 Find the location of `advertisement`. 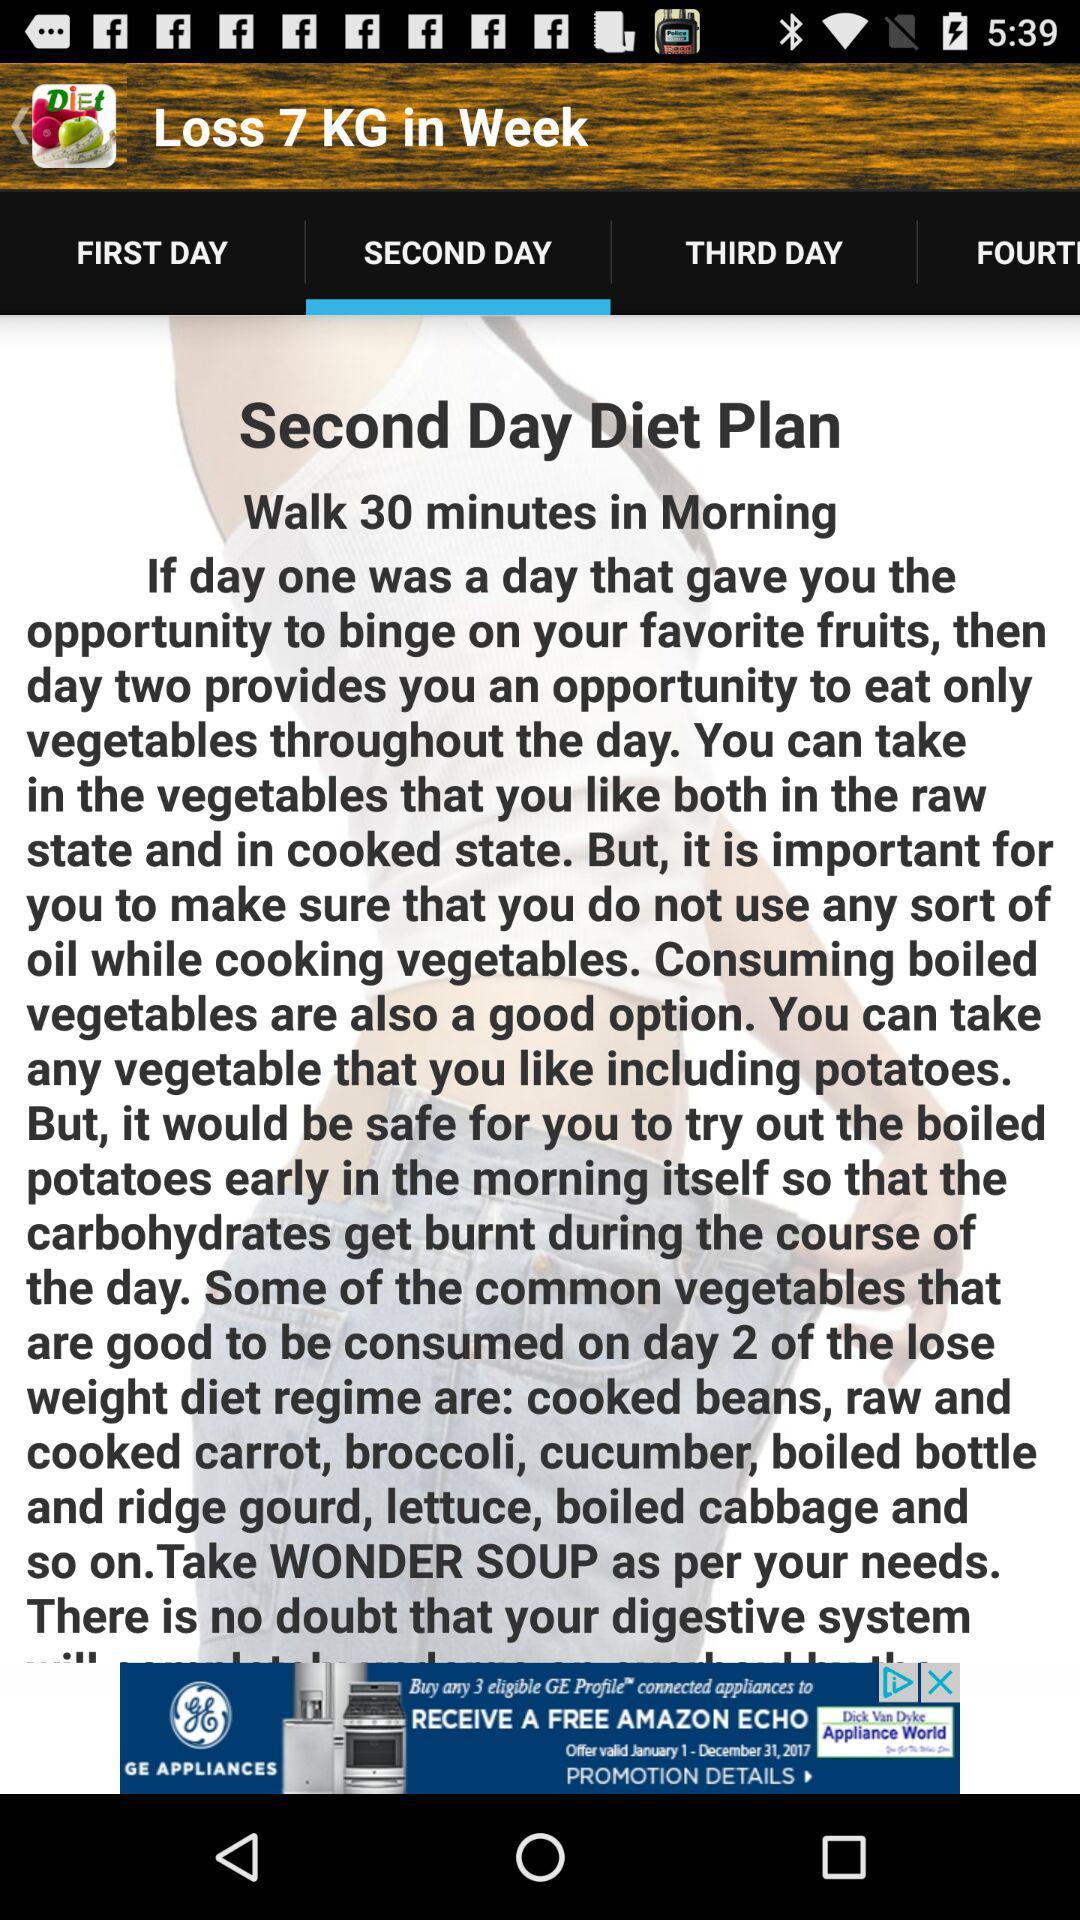

advertisement is located at coordinates (540, 1727).